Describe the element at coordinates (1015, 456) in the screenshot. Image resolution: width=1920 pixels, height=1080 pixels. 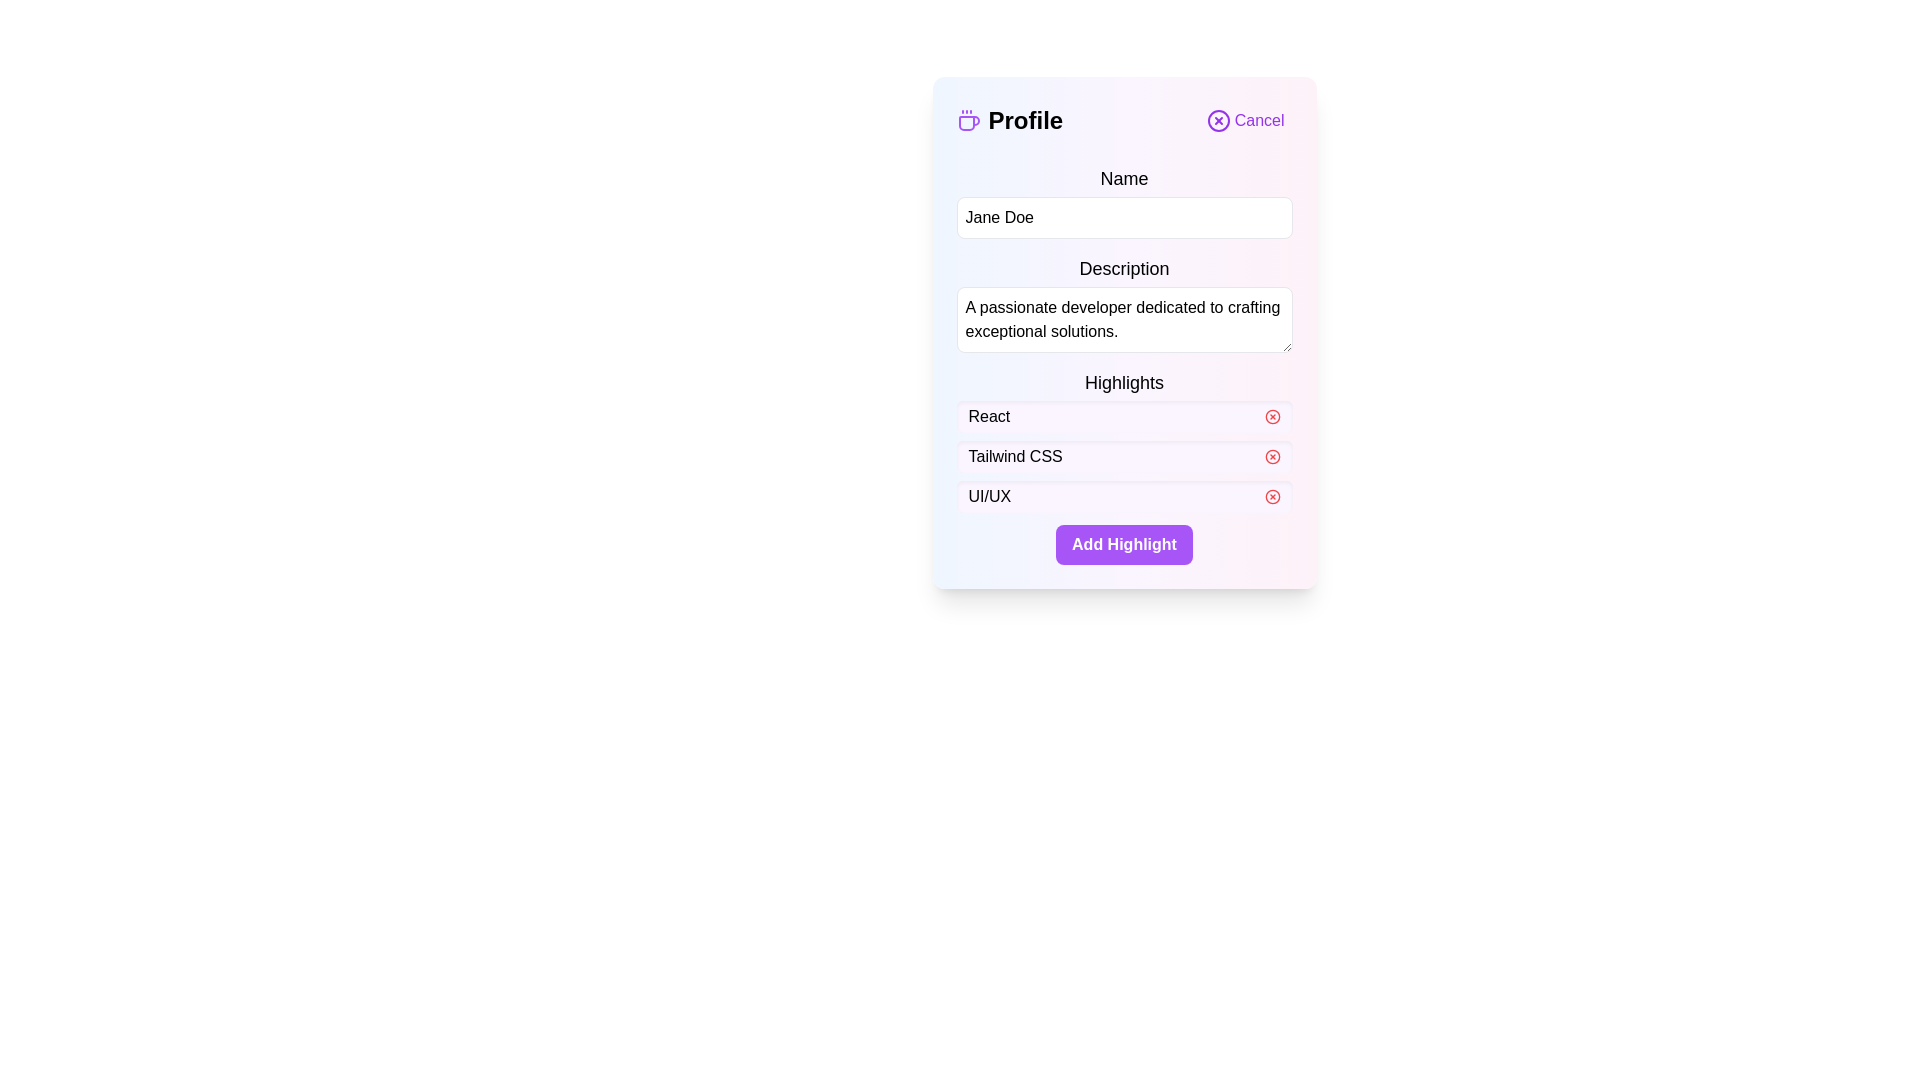
I see `the Text label in the 'Highlights' section of the profile card interface` at that location.